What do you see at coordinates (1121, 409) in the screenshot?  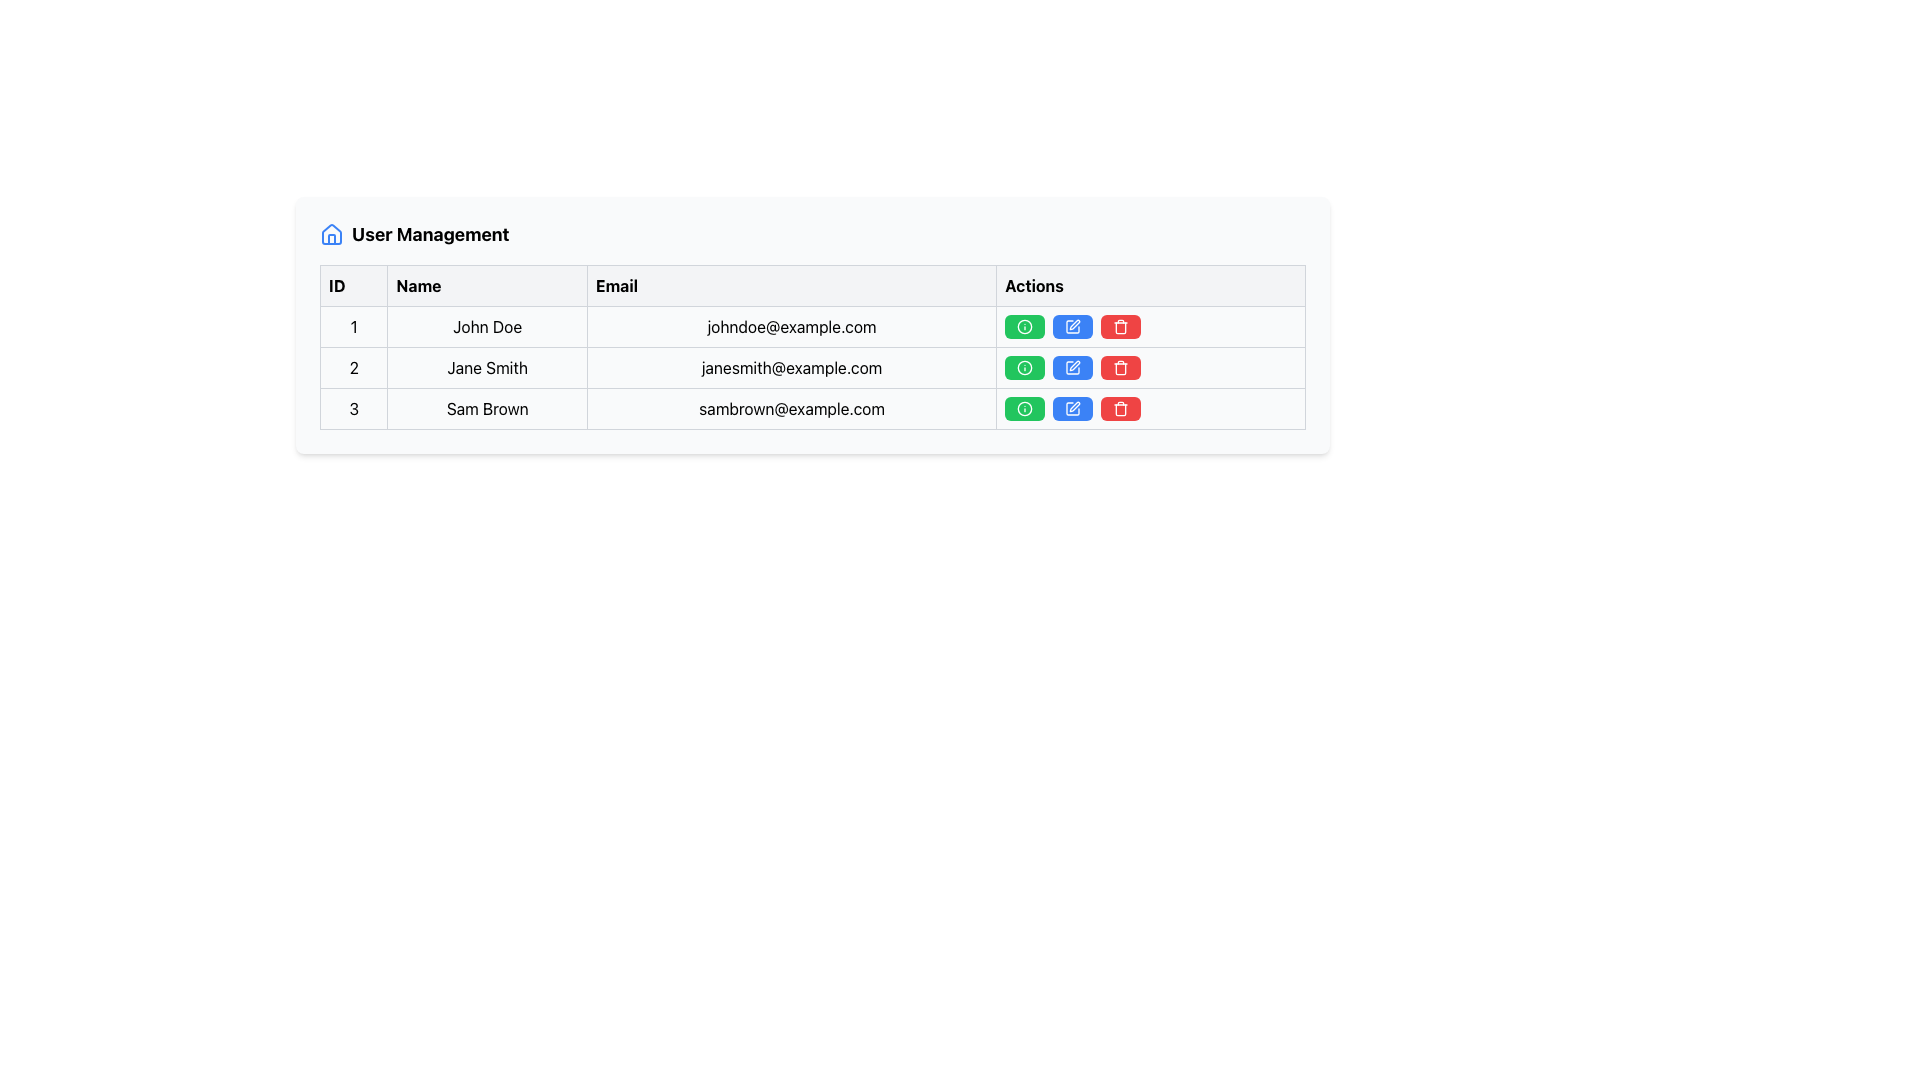 I see `the trash can icon located in the 'Actions' column of the tabular interface for user 'Sam Brown'. This icon is a vertical rectangular shape with a stroke outline and no fill, positioned in the third row` at bounding box center [1121, 409].